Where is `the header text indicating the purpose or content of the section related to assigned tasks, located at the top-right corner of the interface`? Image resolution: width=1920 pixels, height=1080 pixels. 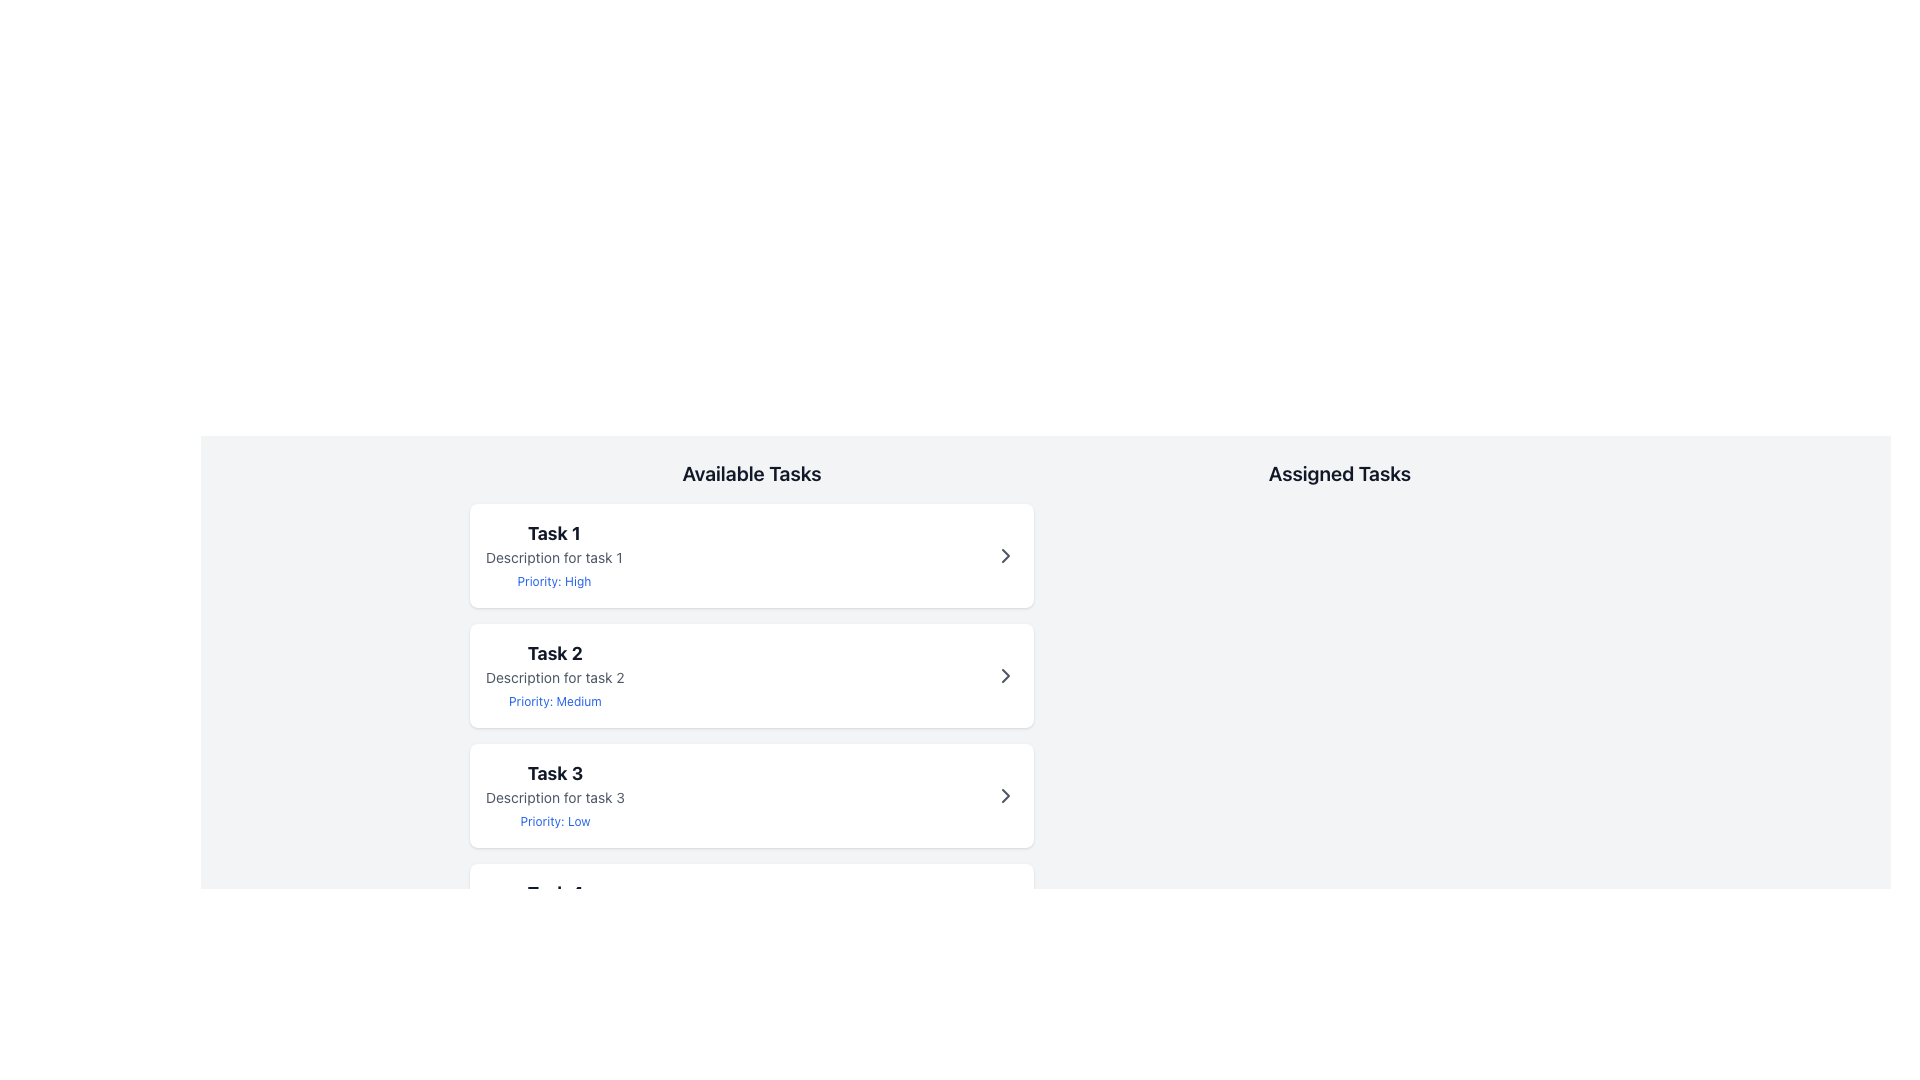 the header text indicating the purpose or content of the section related to assigned tasks, located at the top-right corner of the interface is located at coordinates (1339, 474).